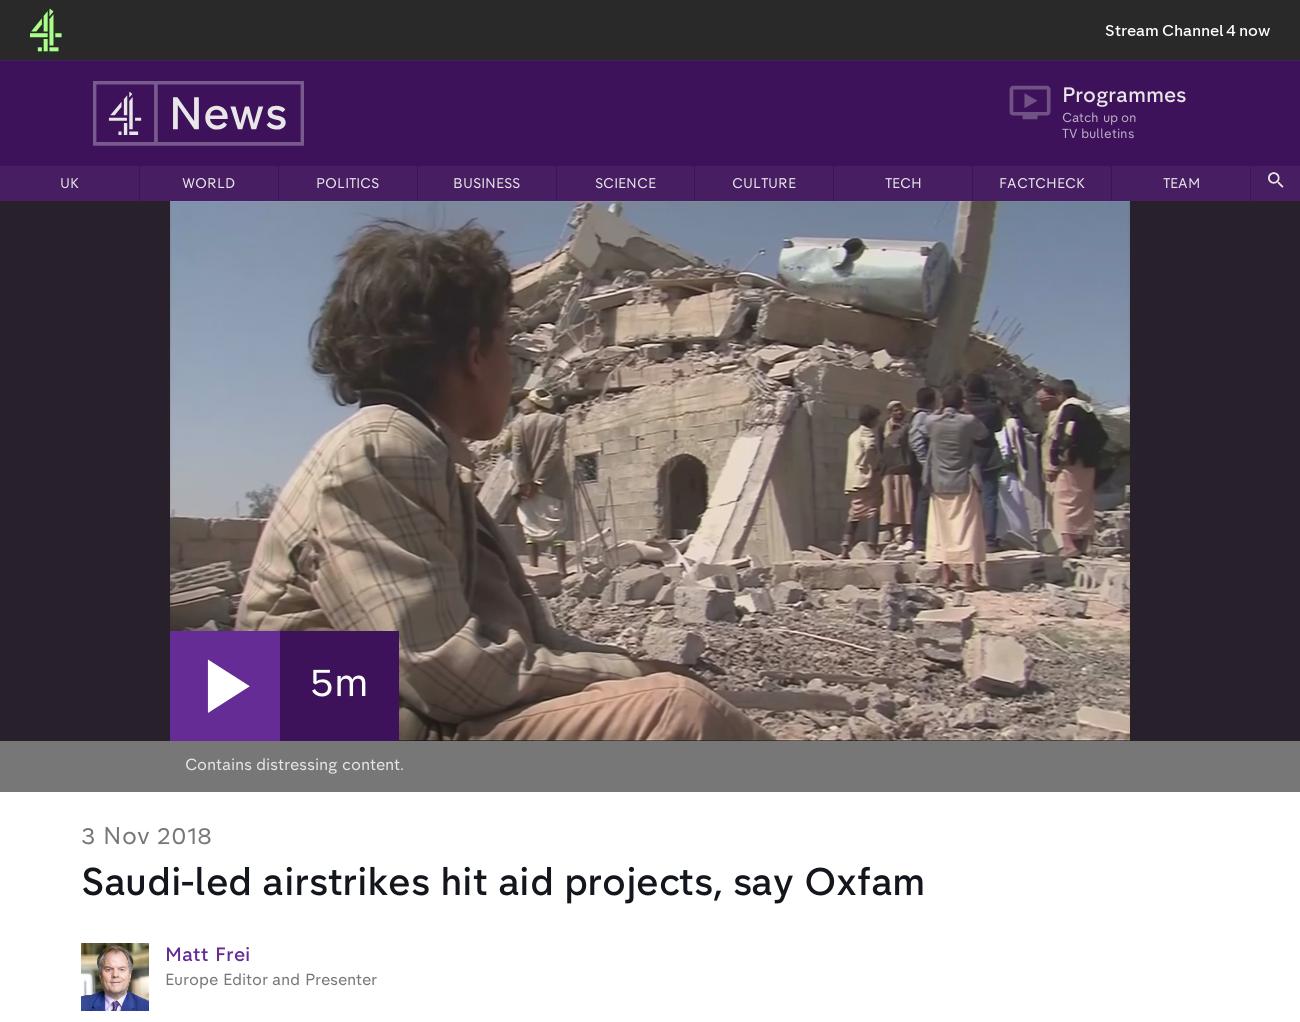  Describe the element at coordinates (419, 582) in the screenshot. I see `'A warning – you may find some of the images in this report distressing.'` at that location.